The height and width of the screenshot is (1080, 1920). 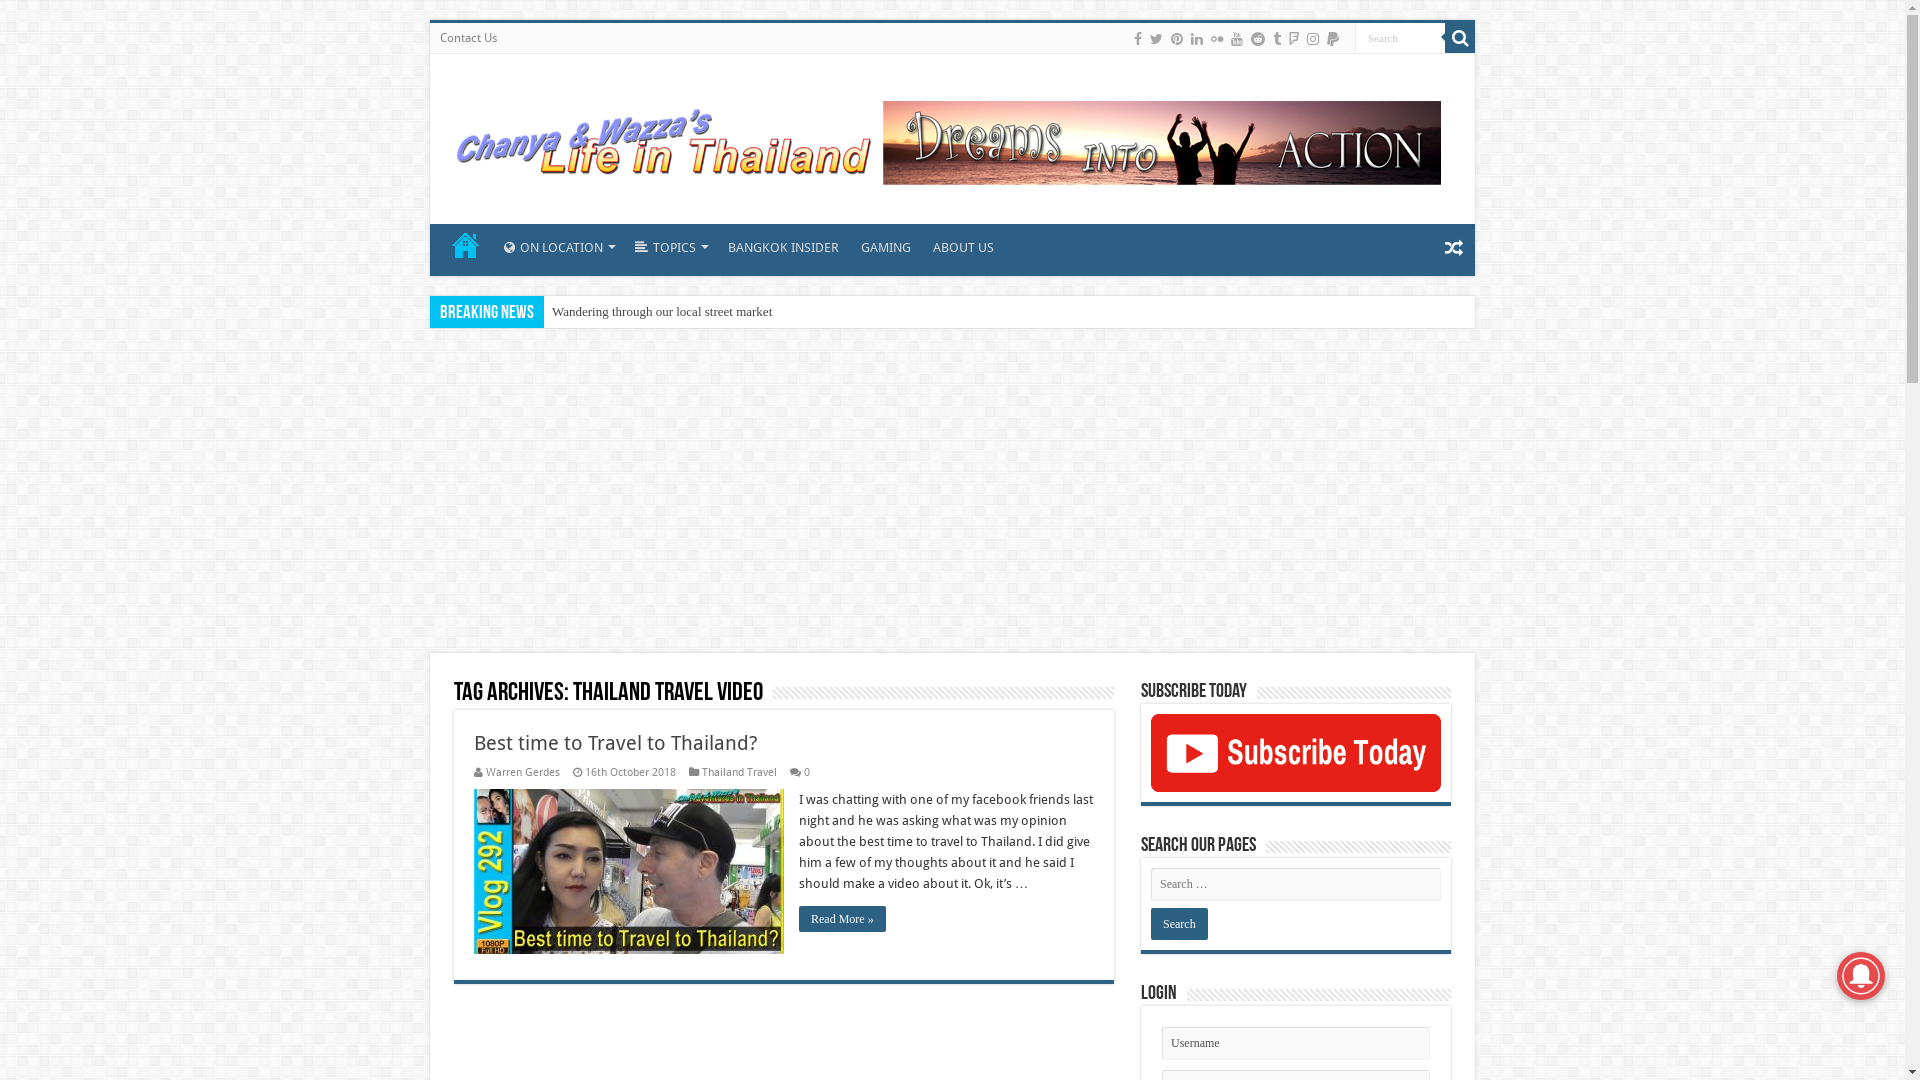 What do you see at coordinates (1444, 38) in the screenshot?
I see `'Search'` at bounding box center [1444, 38].